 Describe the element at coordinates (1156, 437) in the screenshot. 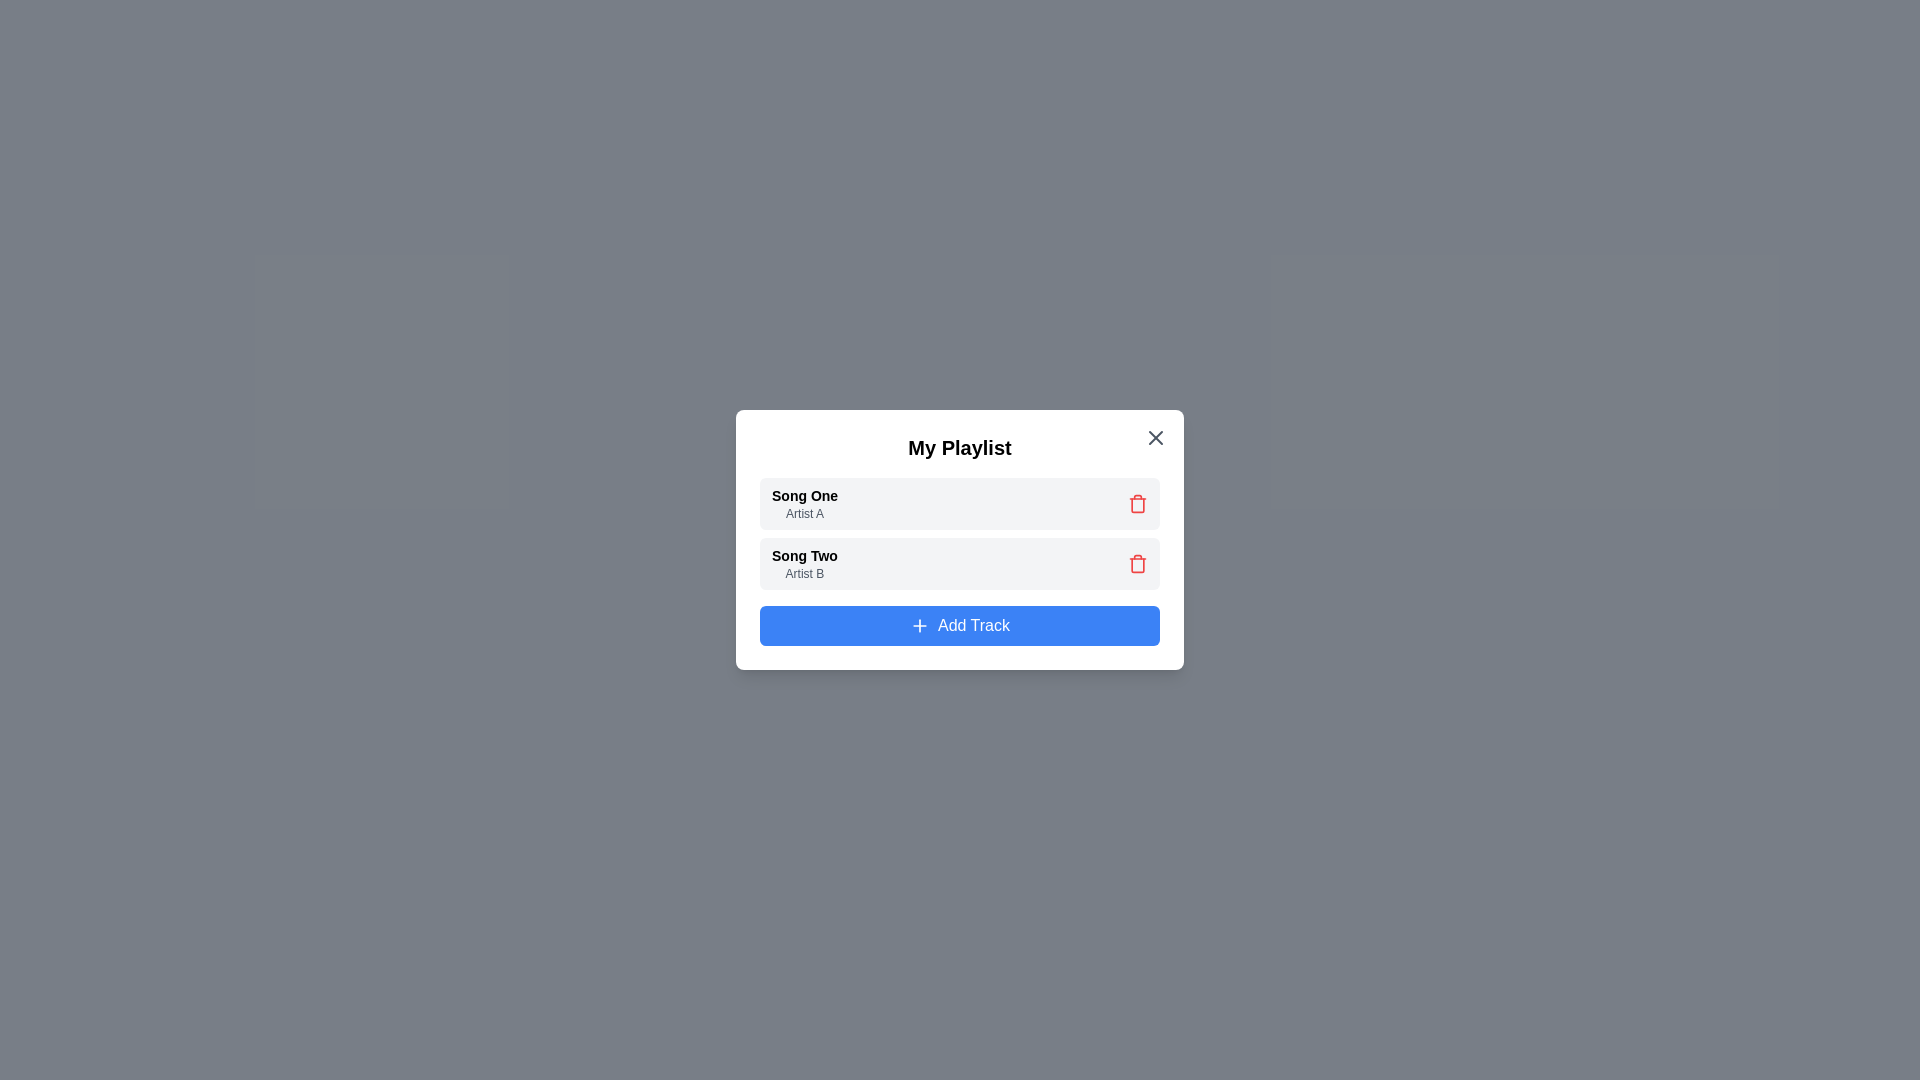

I see `the 'close' icon element located at the top-right corner of the playlist dialog, which is part of the SVG representing the 'X' icon` at that location.